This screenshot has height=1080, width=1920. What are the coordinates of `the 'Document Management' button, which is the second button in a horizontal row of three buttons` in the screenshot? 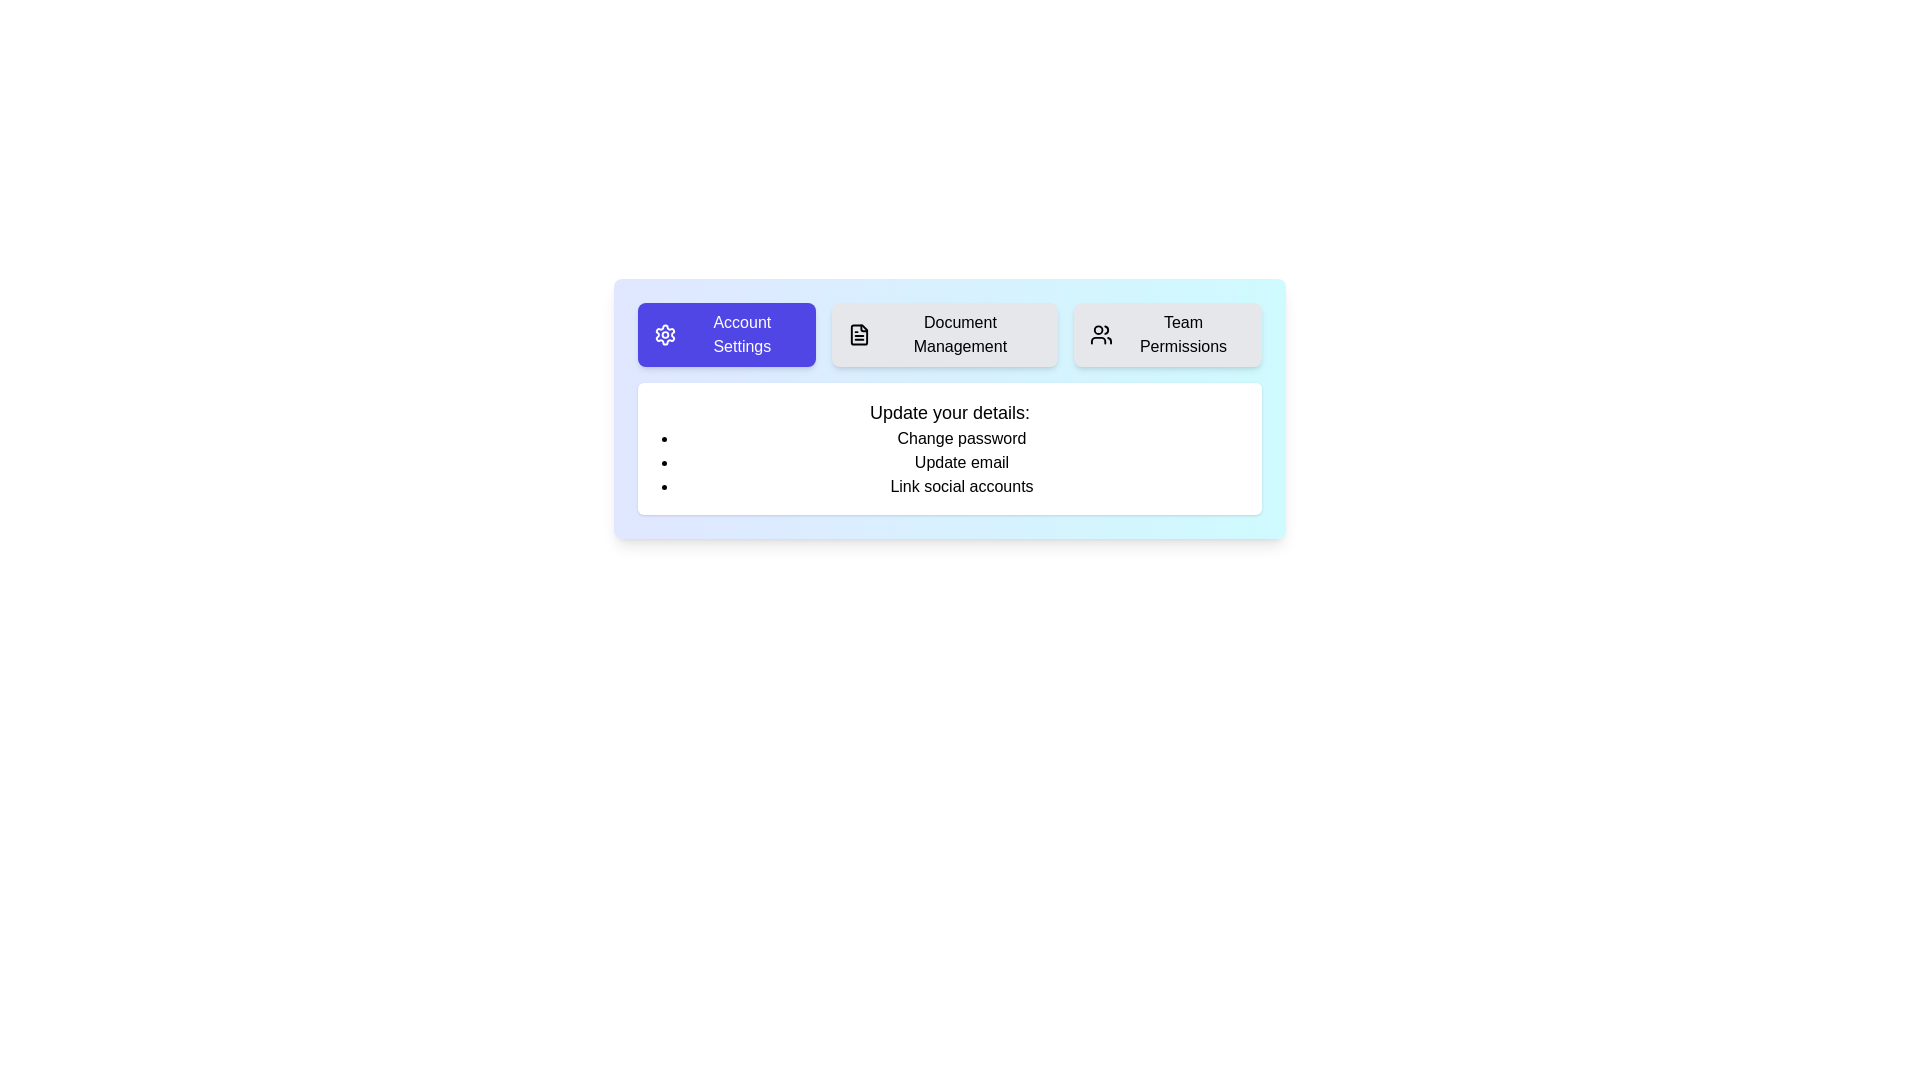 It's located at (949, 334).